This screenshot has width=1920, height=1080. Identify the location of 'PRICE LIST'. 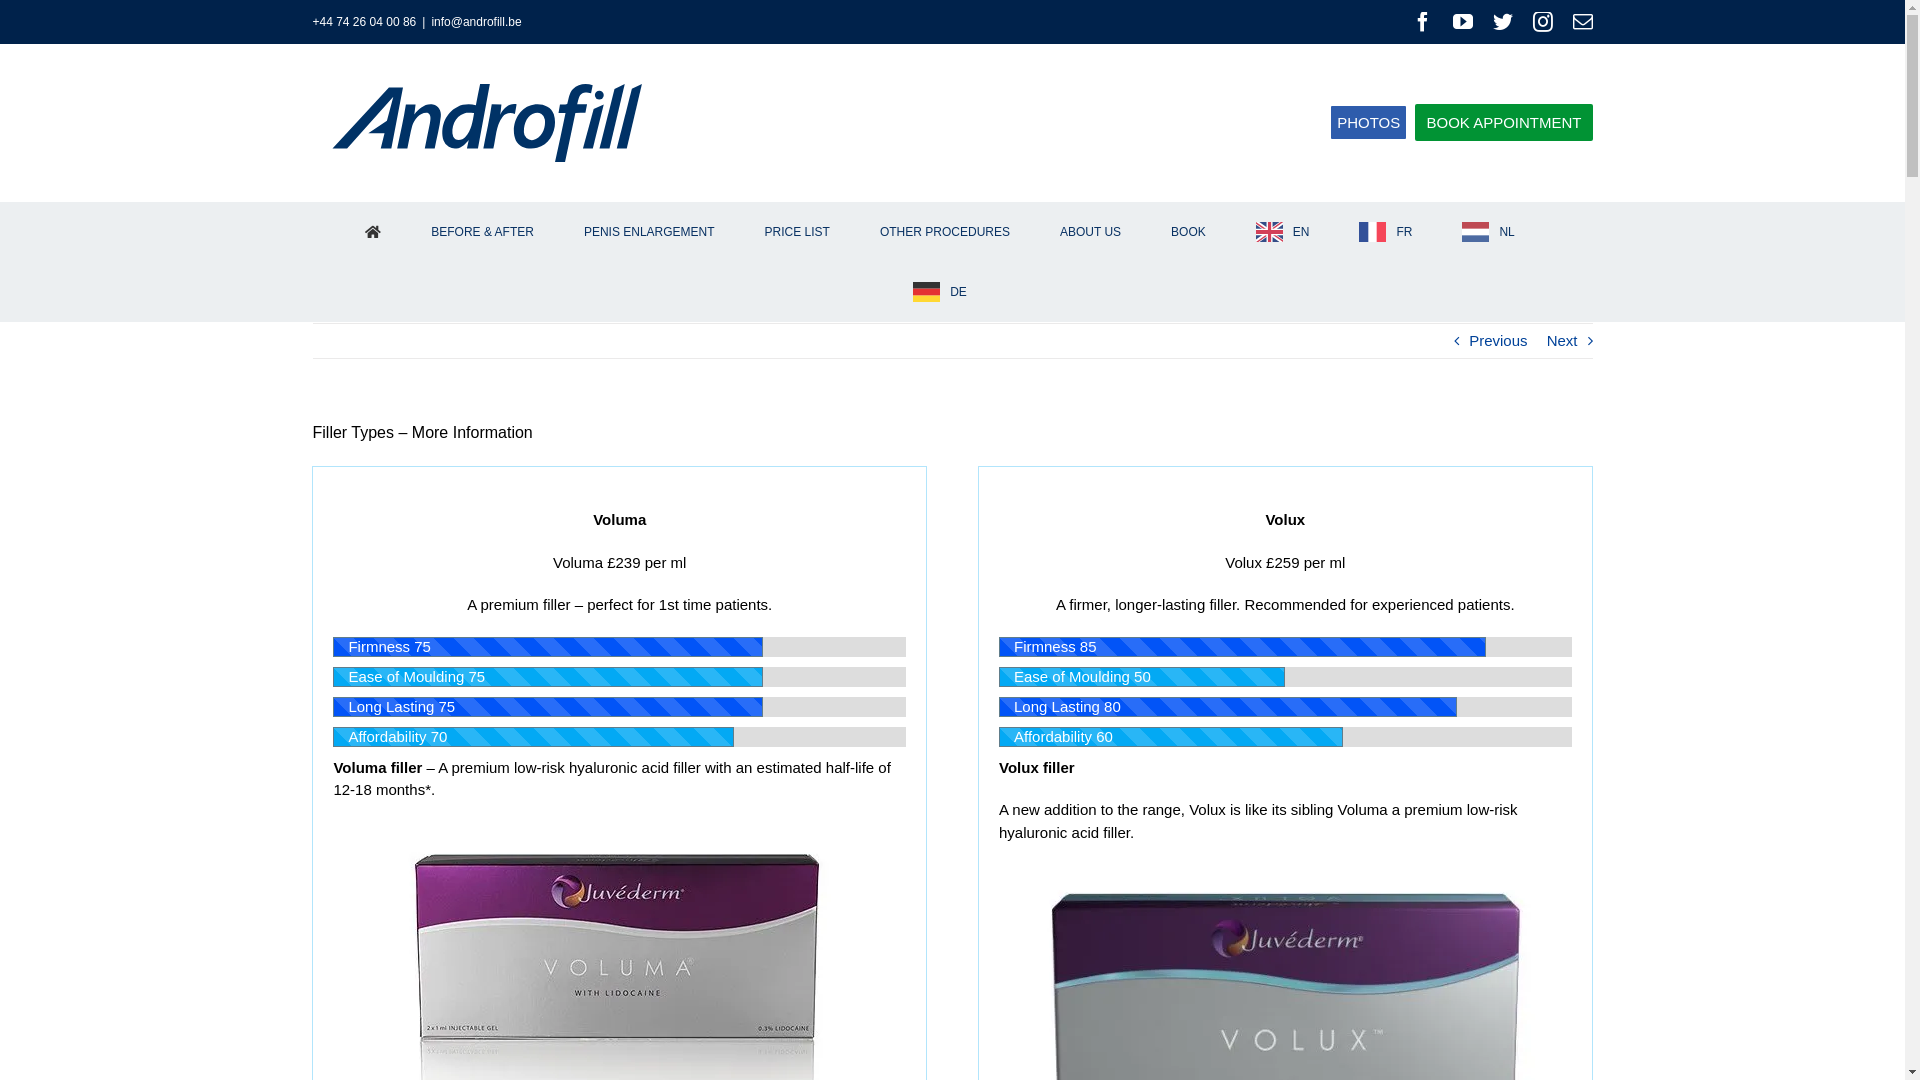
(751, 230).